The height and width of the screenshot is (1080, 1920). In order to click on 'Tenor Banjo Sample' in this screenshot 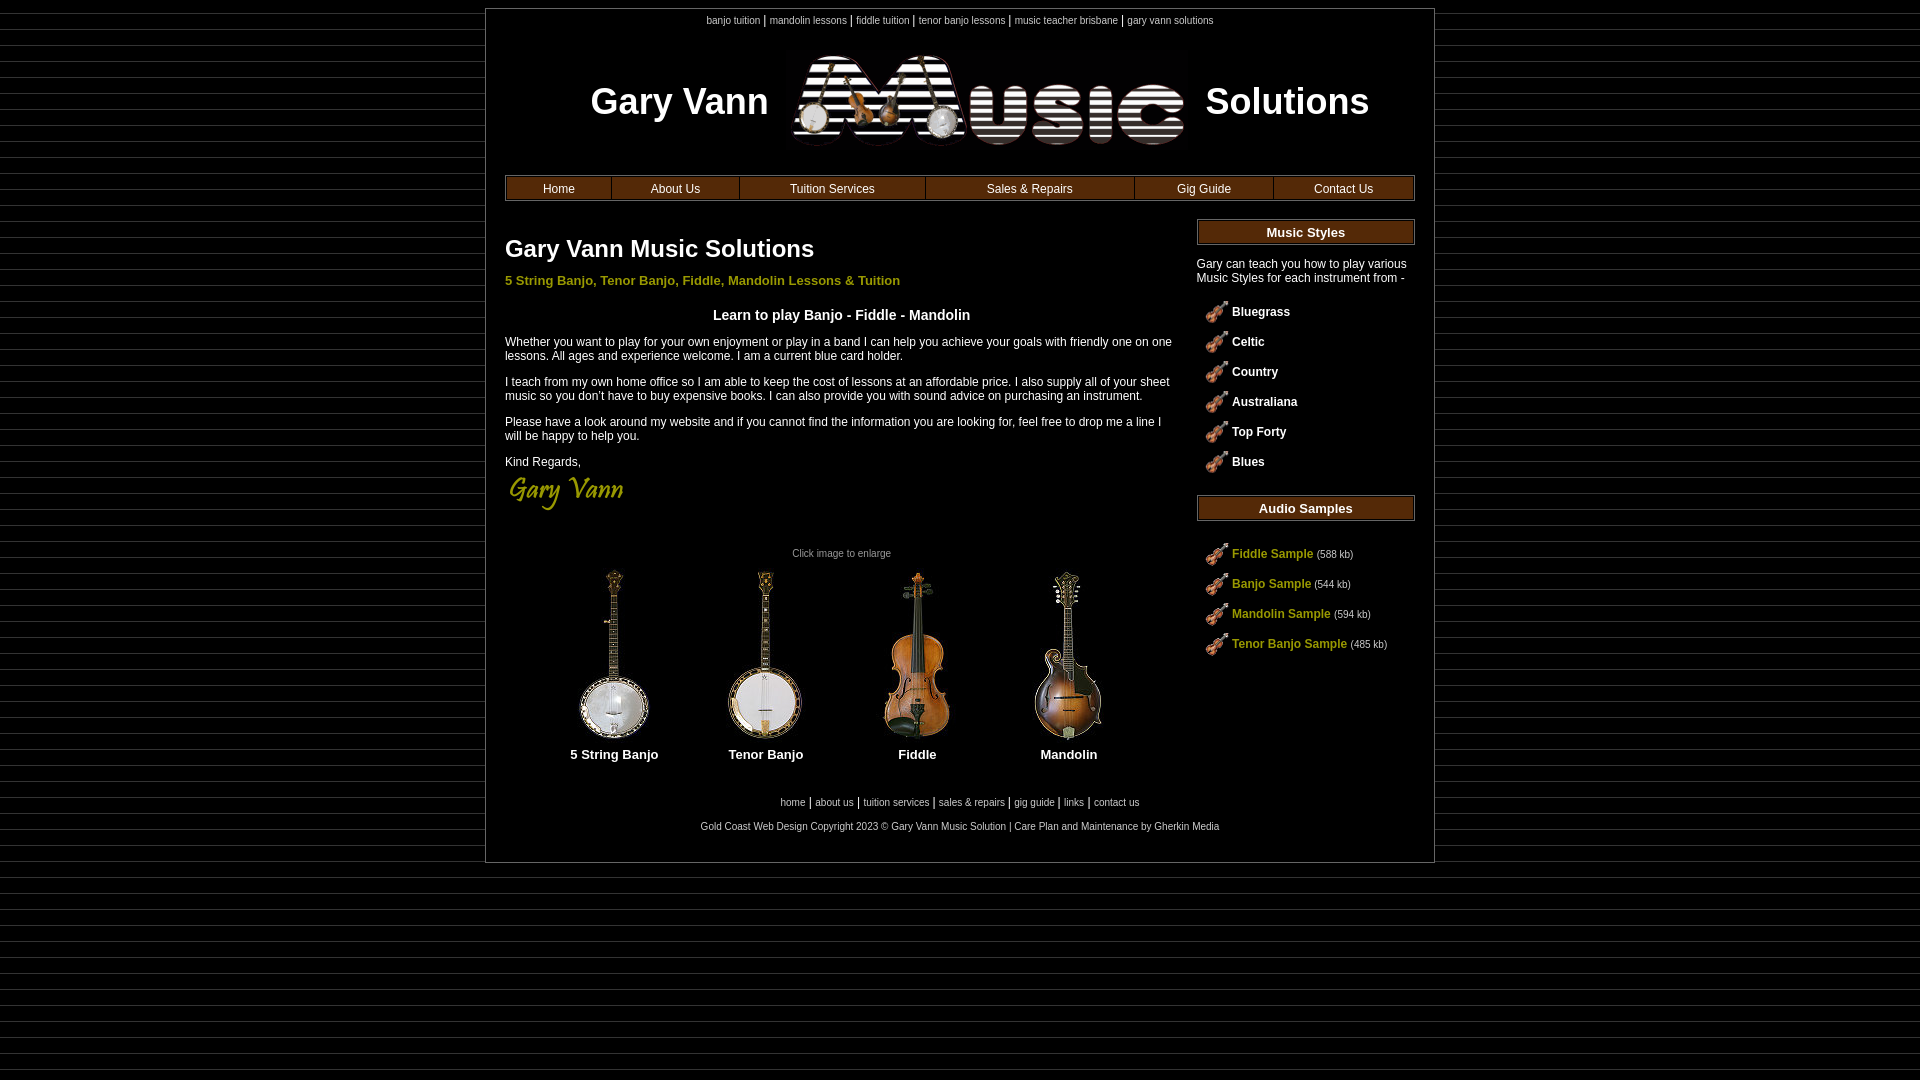, I will do `click(1289, 643)`.